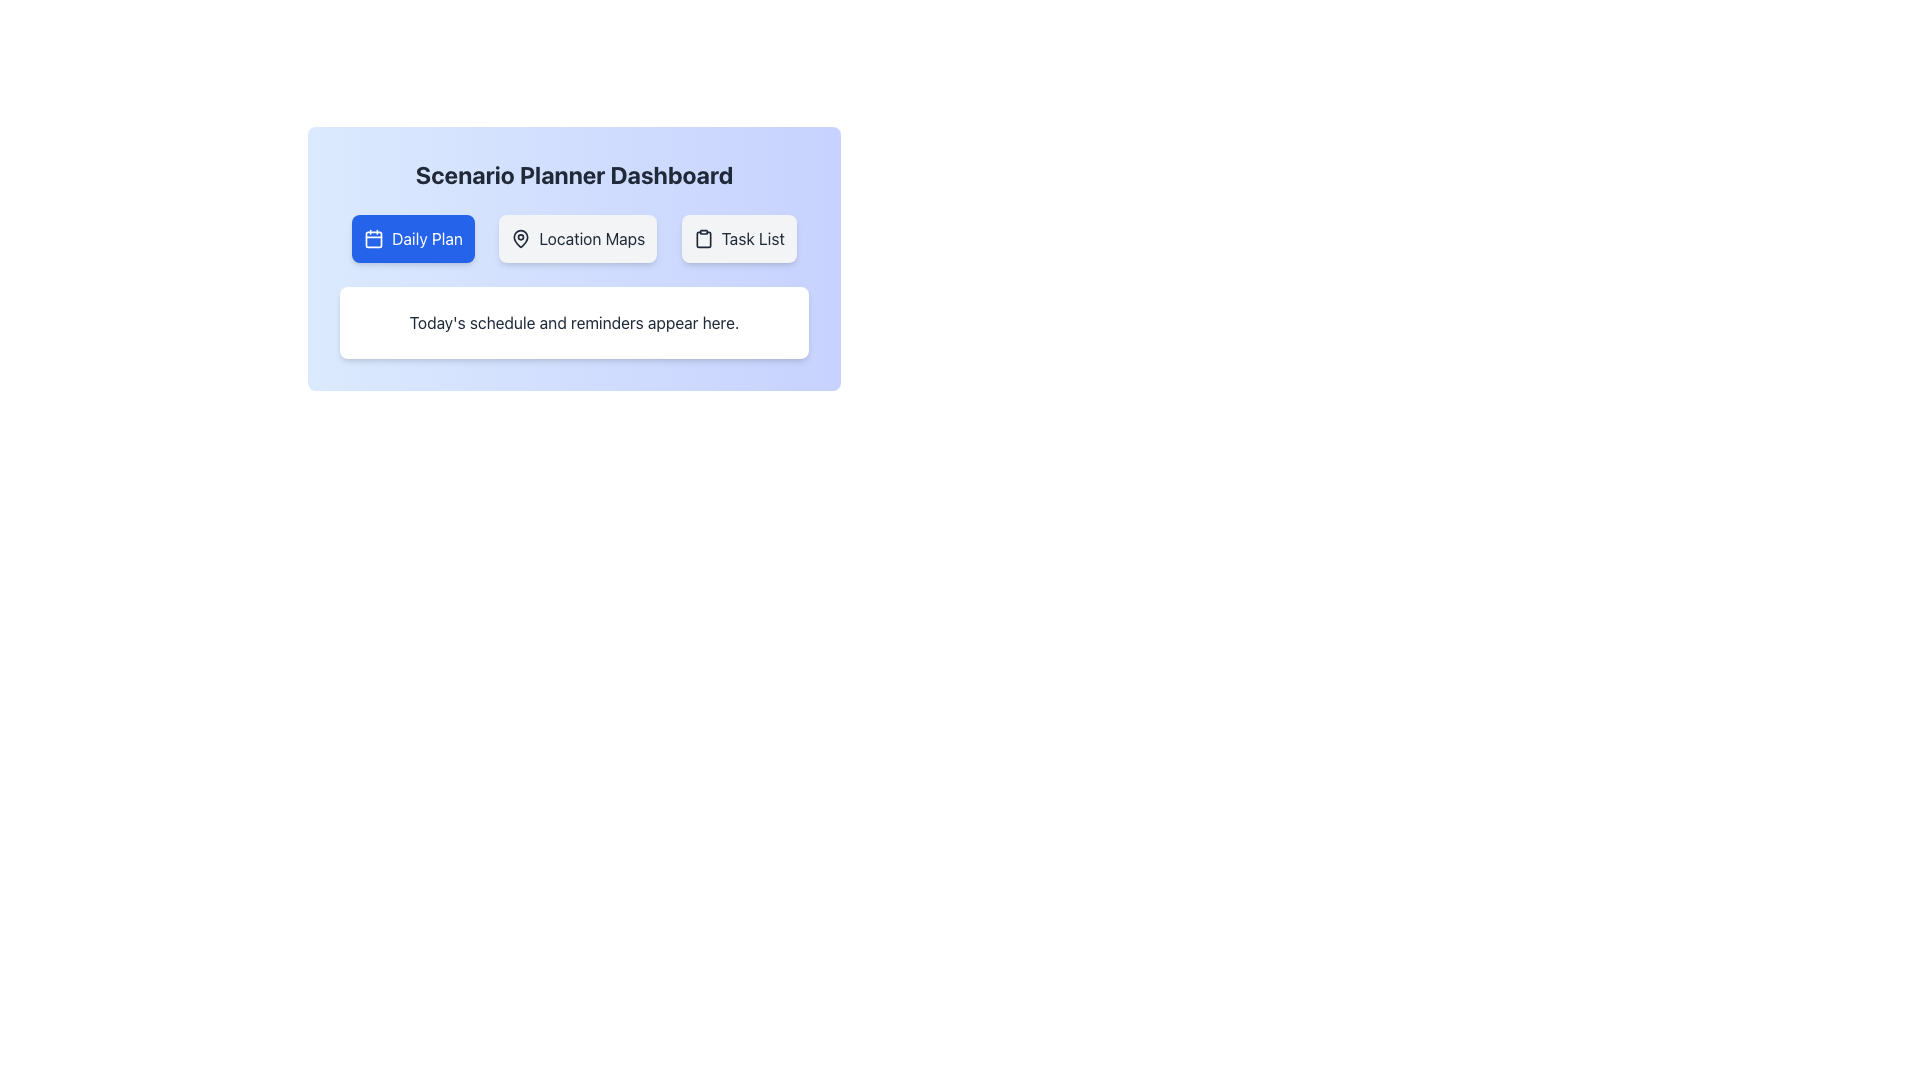  Describe the element at coordinates (521, 238) in the screenshot. I see `the map pin icon located within the 'Location Maps' button, which is the middle button in a horizontal group of three buttons in the dashboard layout` at that location.